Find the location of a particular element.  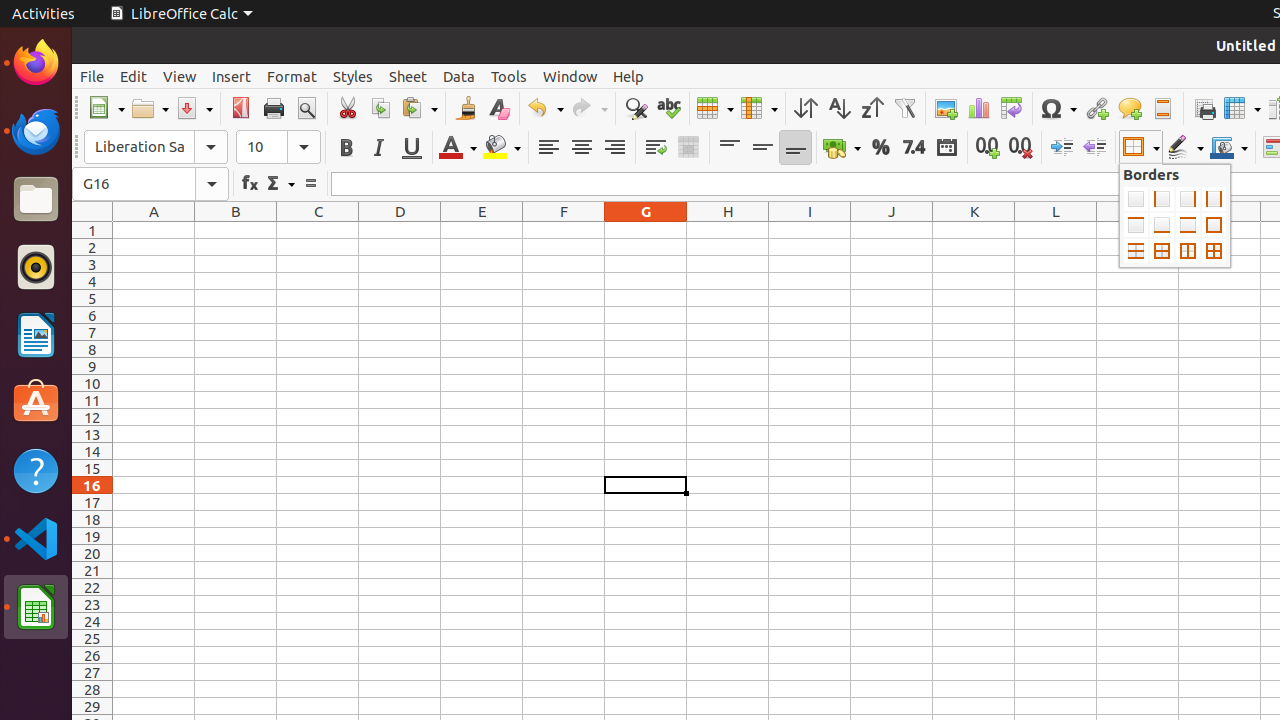

'Comment' is located at coordinates (1129, 108).